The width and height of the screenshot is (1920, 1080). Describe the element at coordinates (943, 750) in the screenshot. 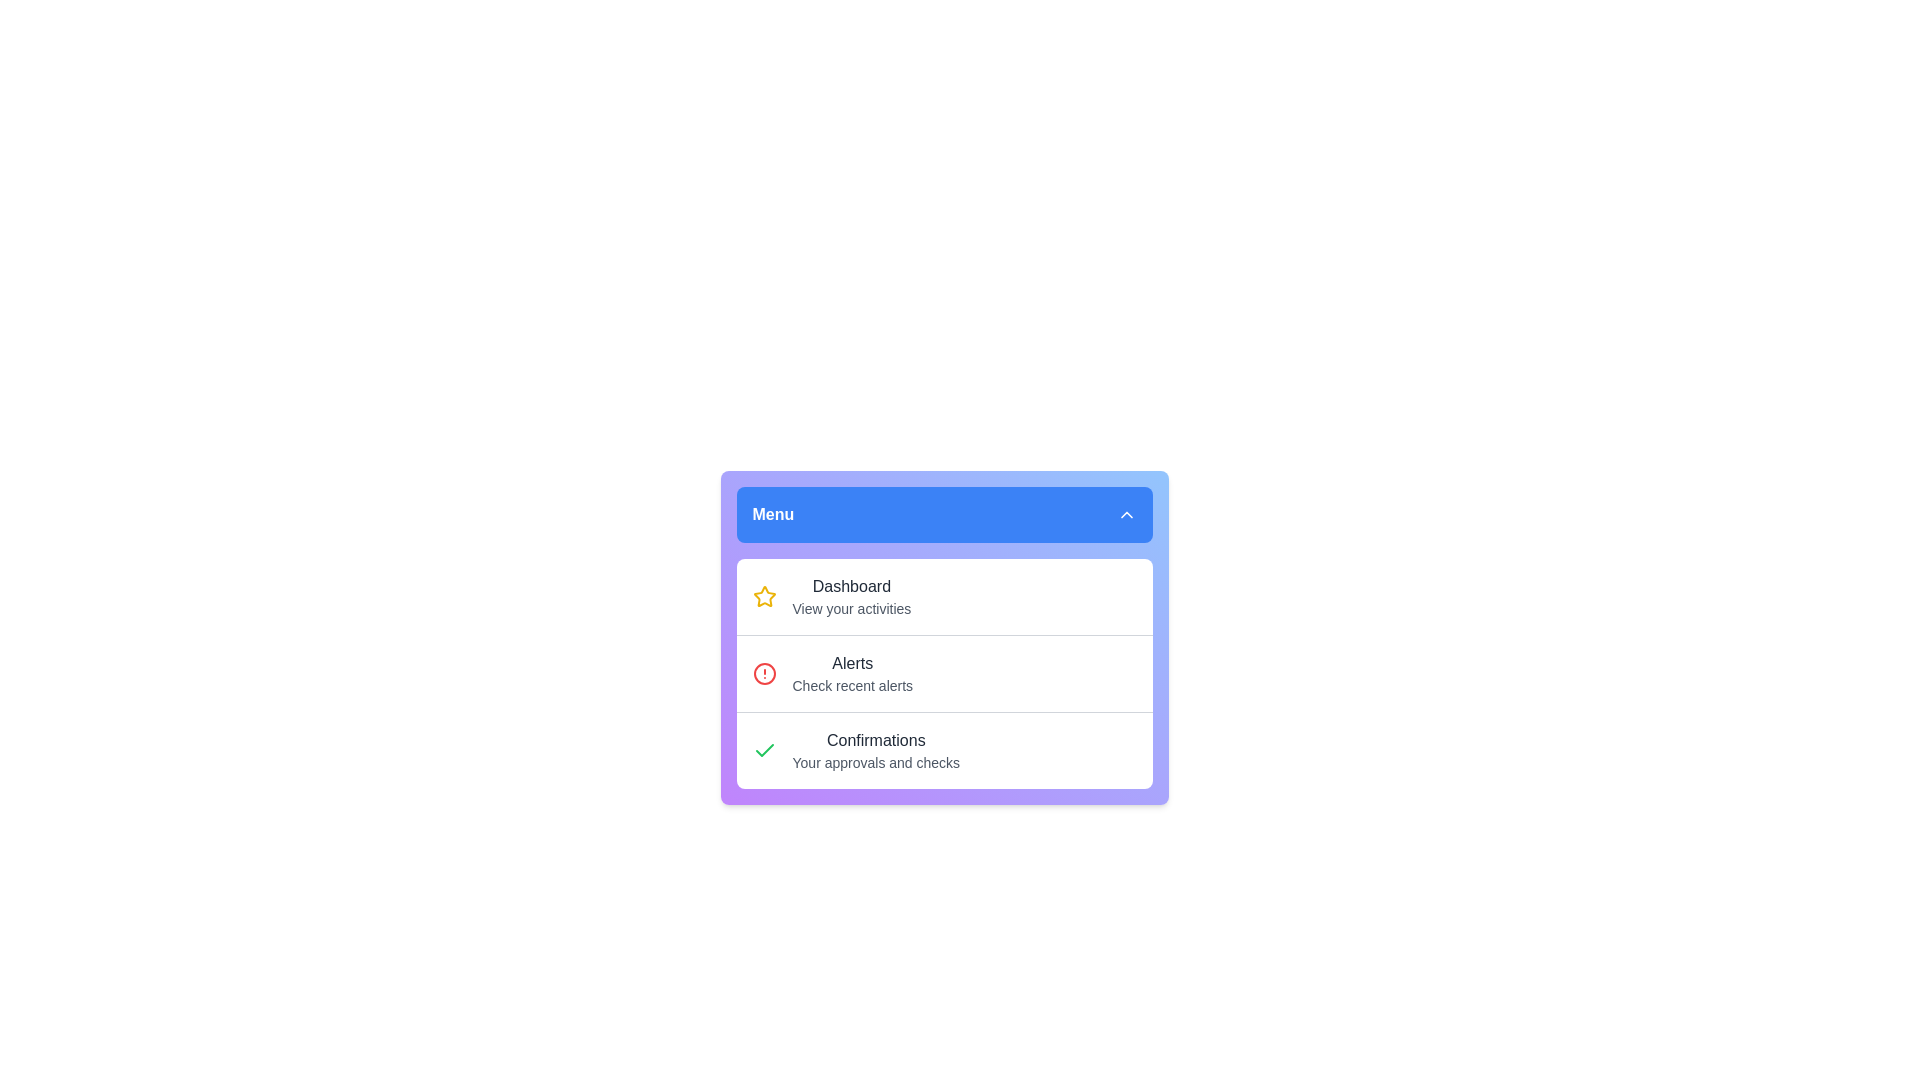

I see `the third menu item in the vertically stacked menu list` at that location.